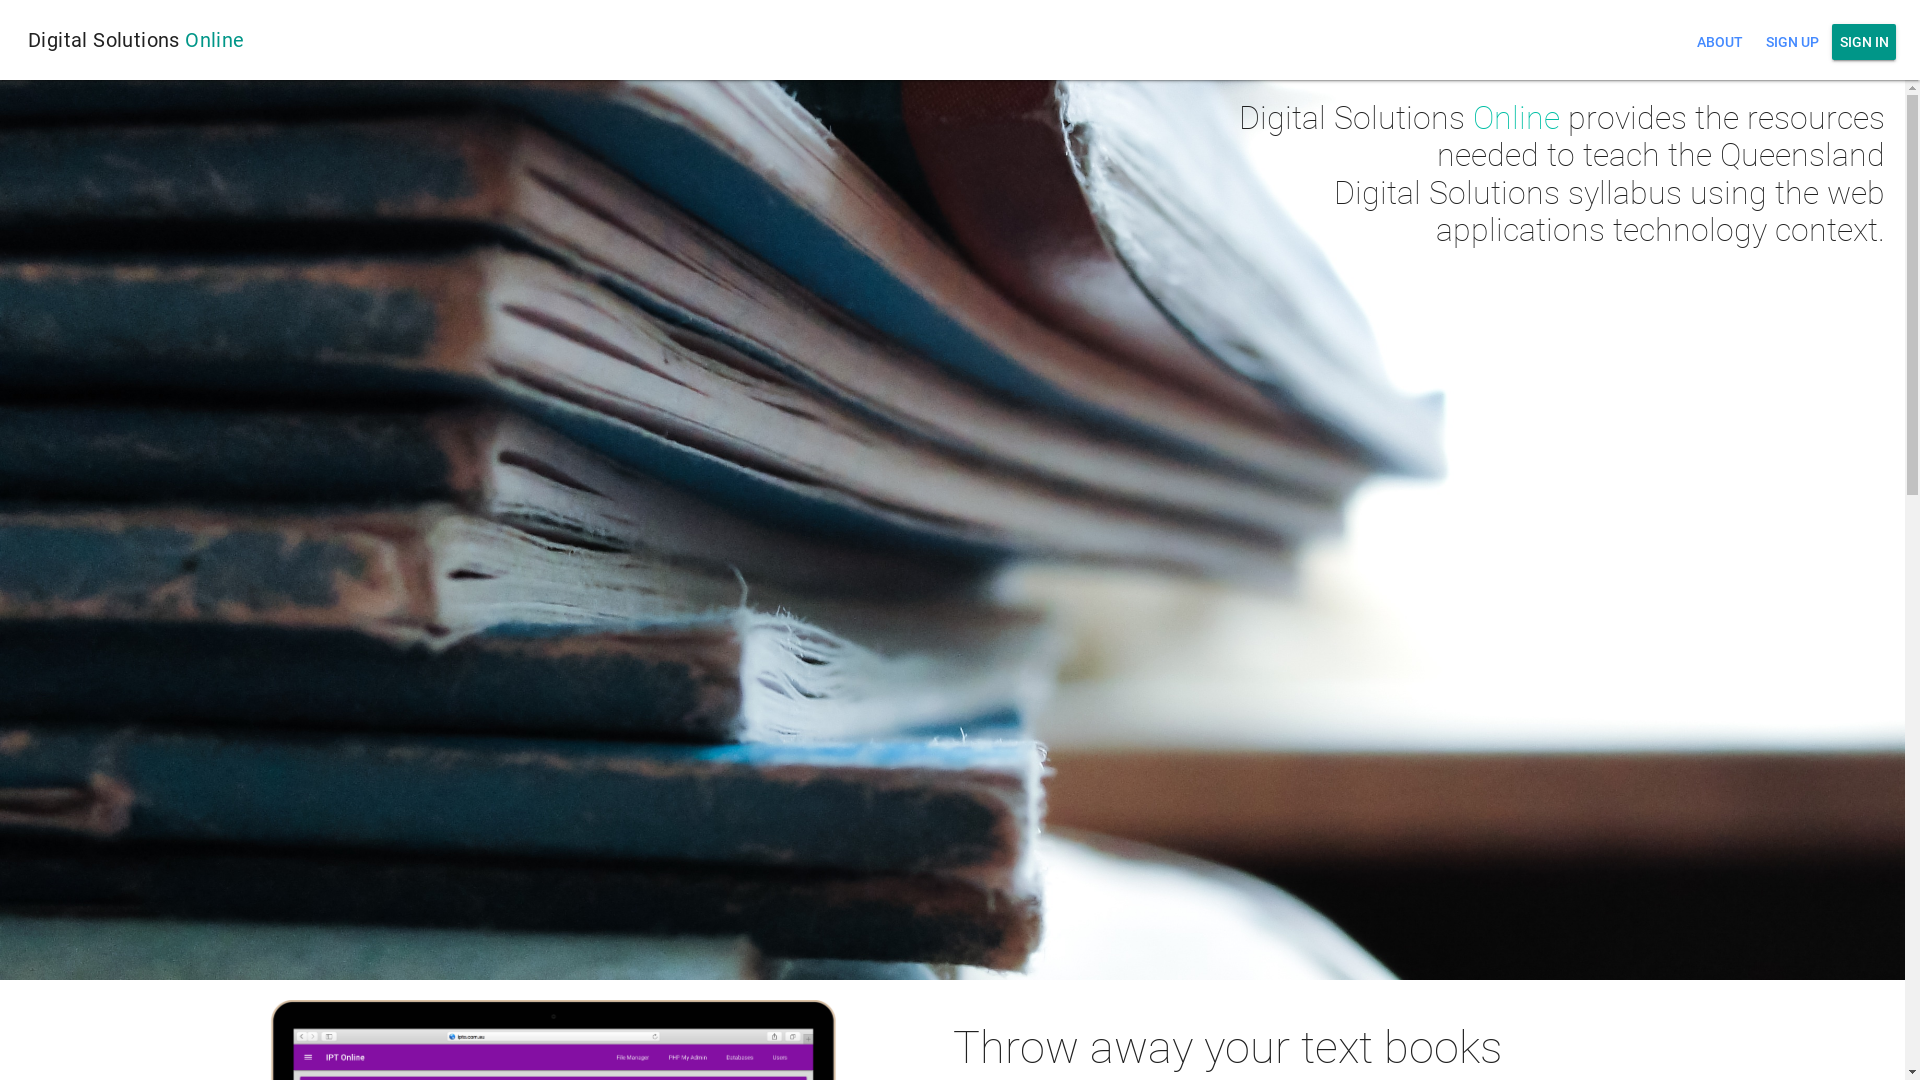 This screenshot has width=1920, height=1080. What do you see at coordinates (1718, 42) in the screenshot?
I see `'ABOUT'` at bounding box center [1718, 42].